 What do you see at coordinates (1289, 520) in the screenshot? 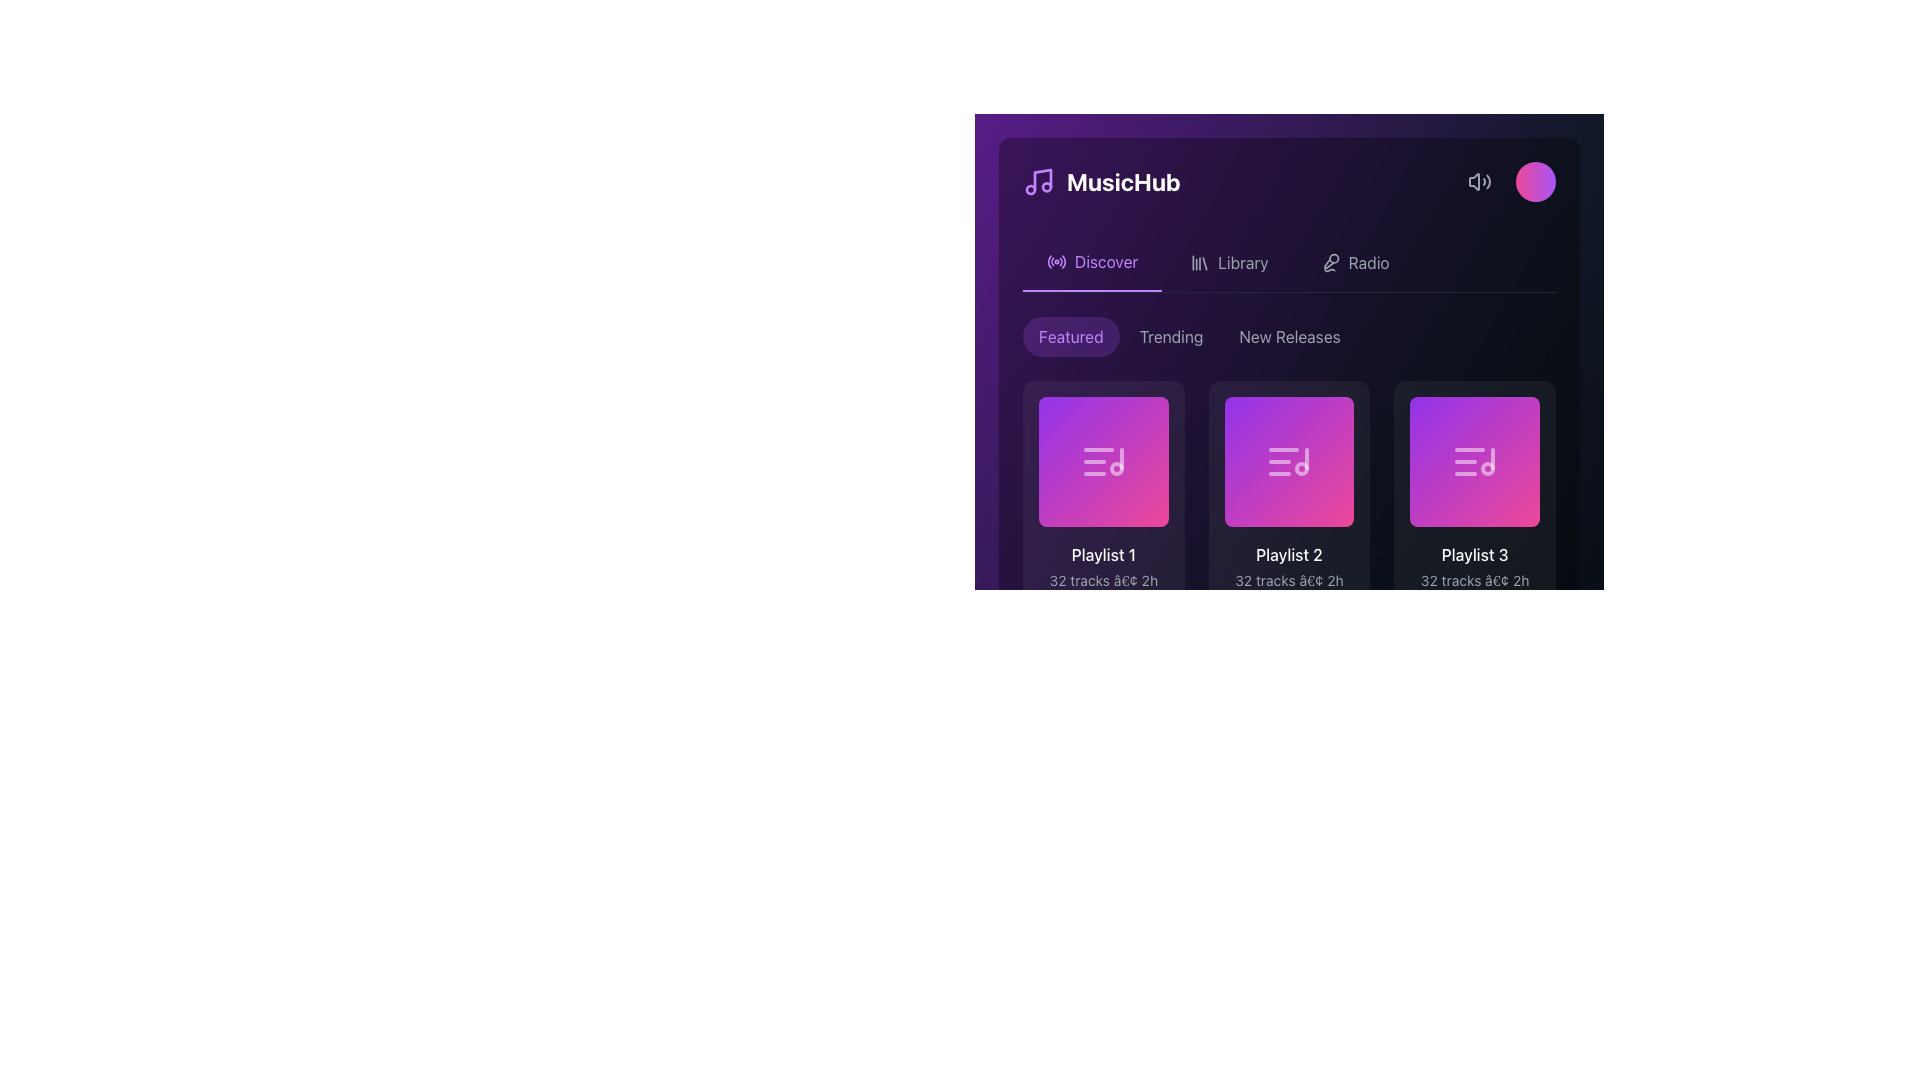
I see `the second playlist card in the grid layout` at bounding box center [1289, 520].